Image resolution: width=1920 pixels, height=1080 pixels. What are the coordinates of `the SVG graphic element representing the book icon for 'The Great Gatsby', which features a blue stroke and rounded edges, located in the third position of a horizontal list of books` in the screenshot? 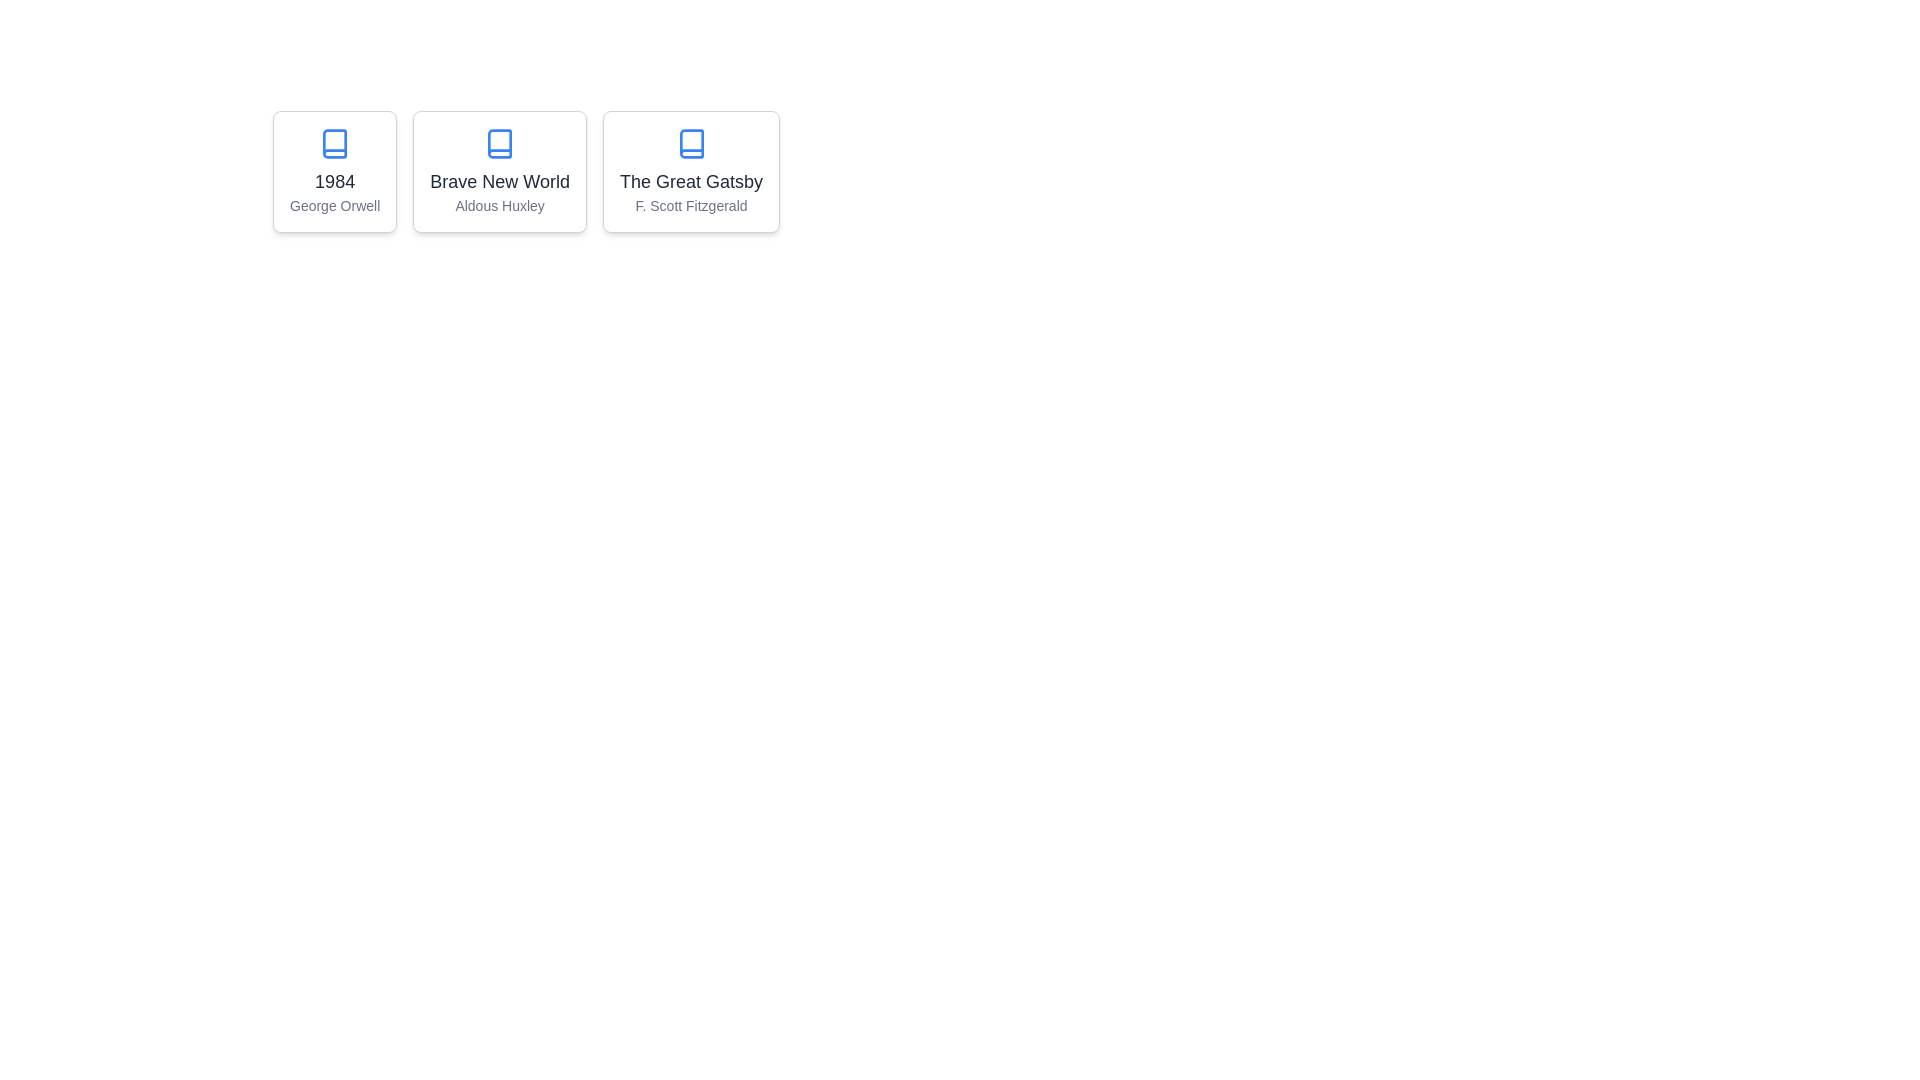 It's located at (691, 142).